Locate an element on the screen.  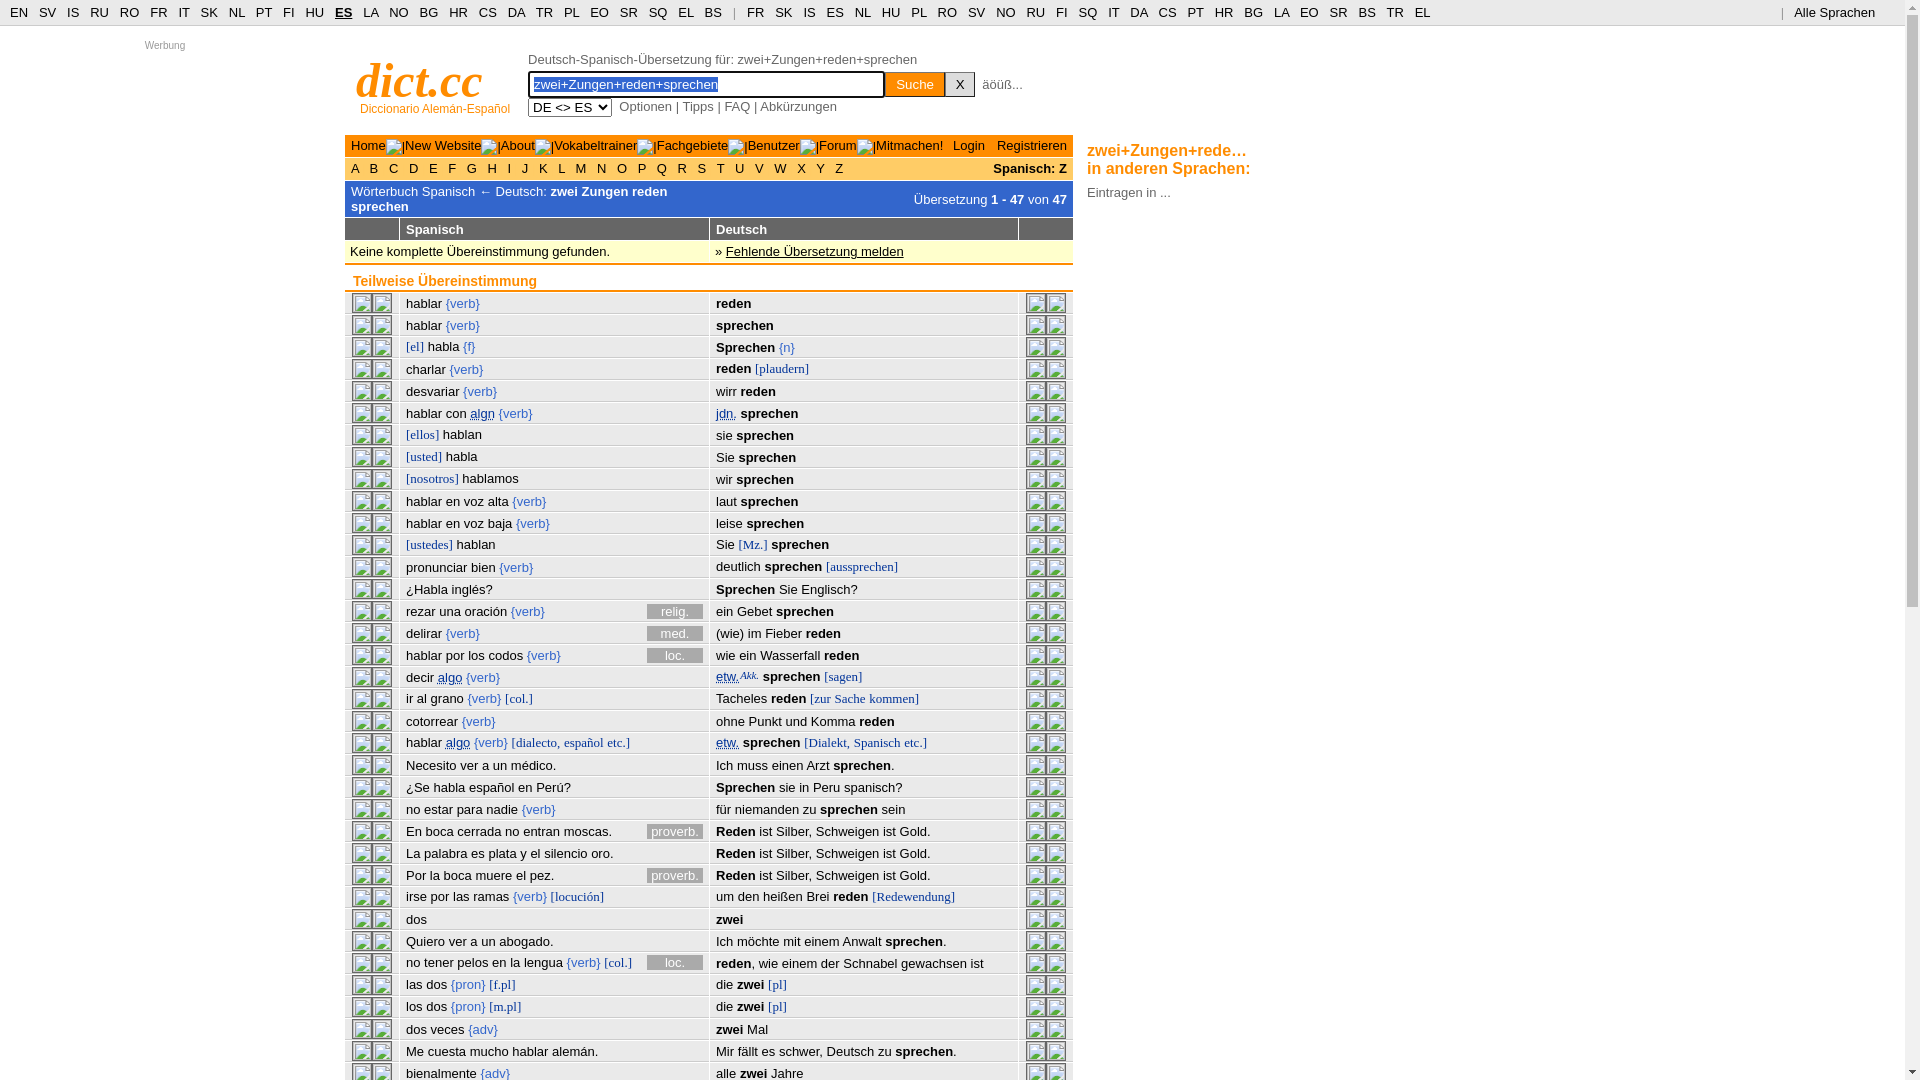
'Sie' is located at coordinates (724, 544).